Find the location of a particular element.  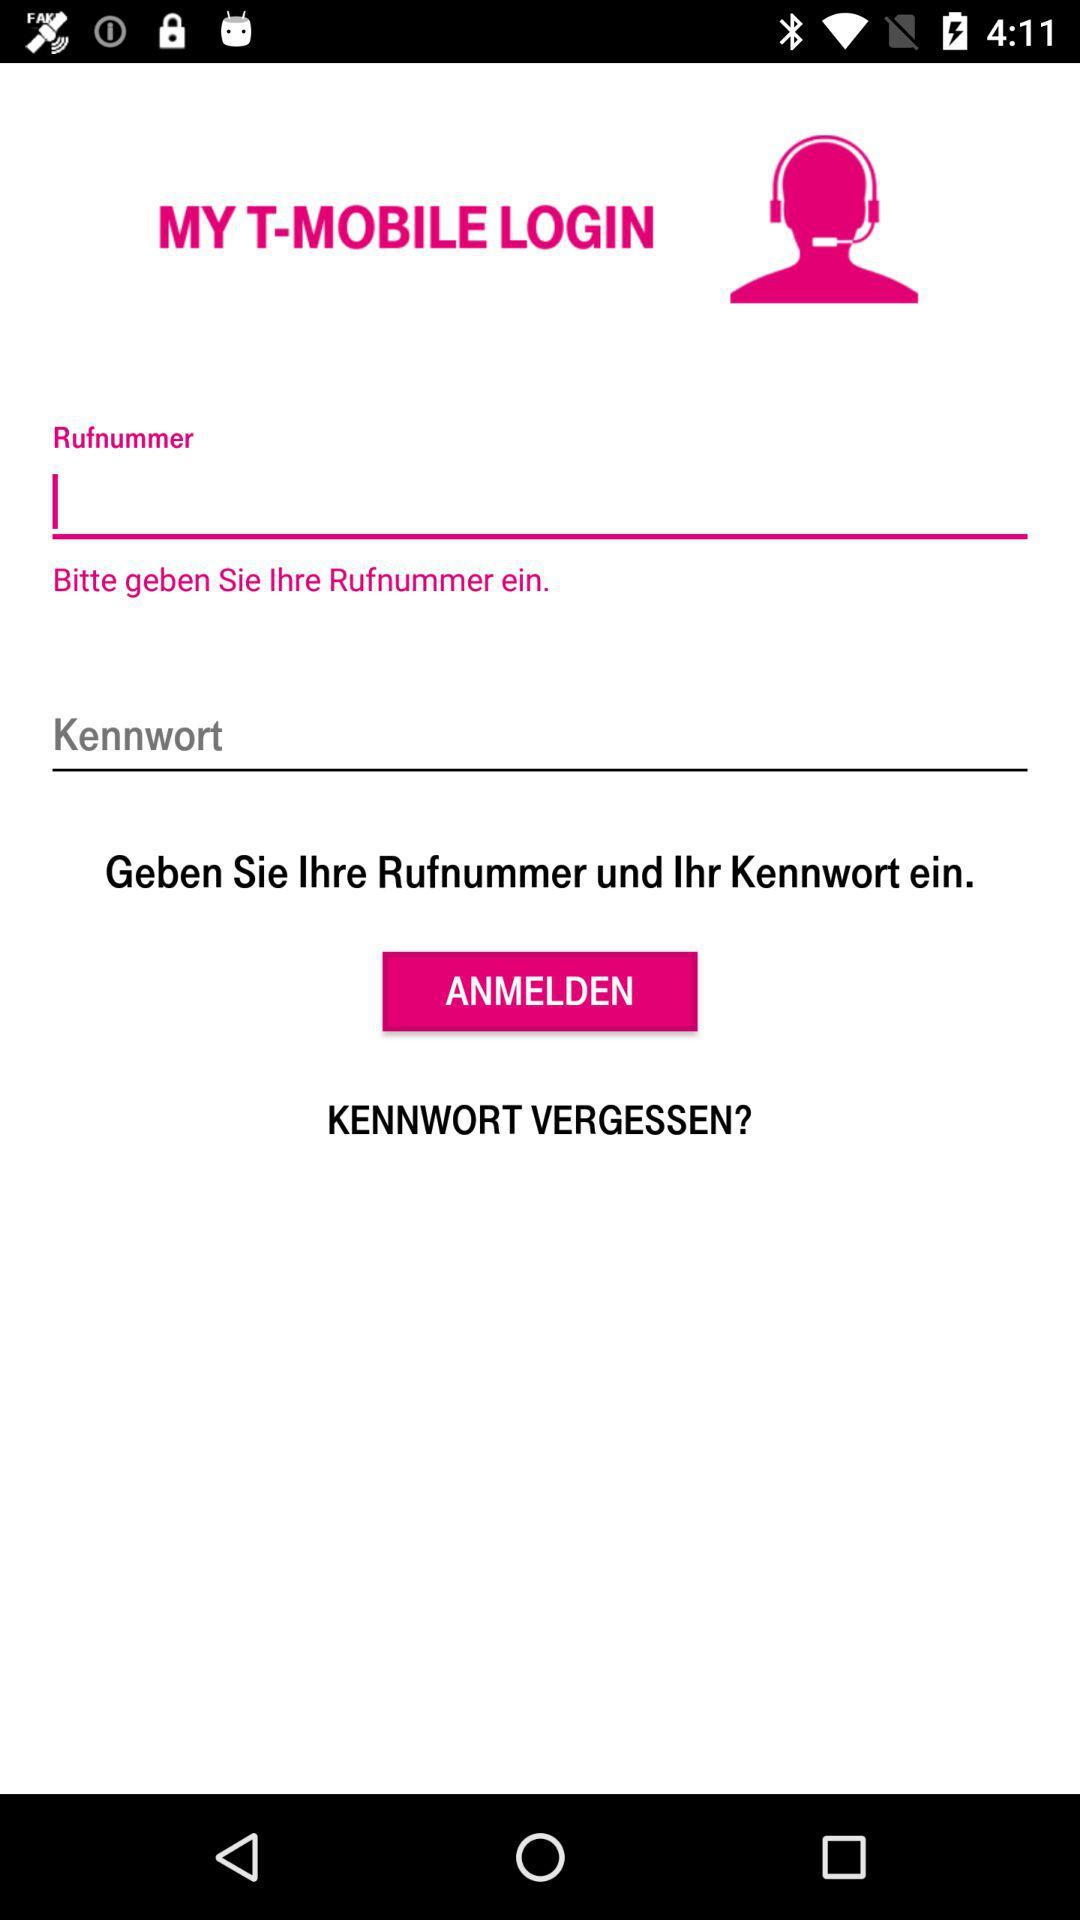

app above bitte geben sie is located at coordinates (540, 502).